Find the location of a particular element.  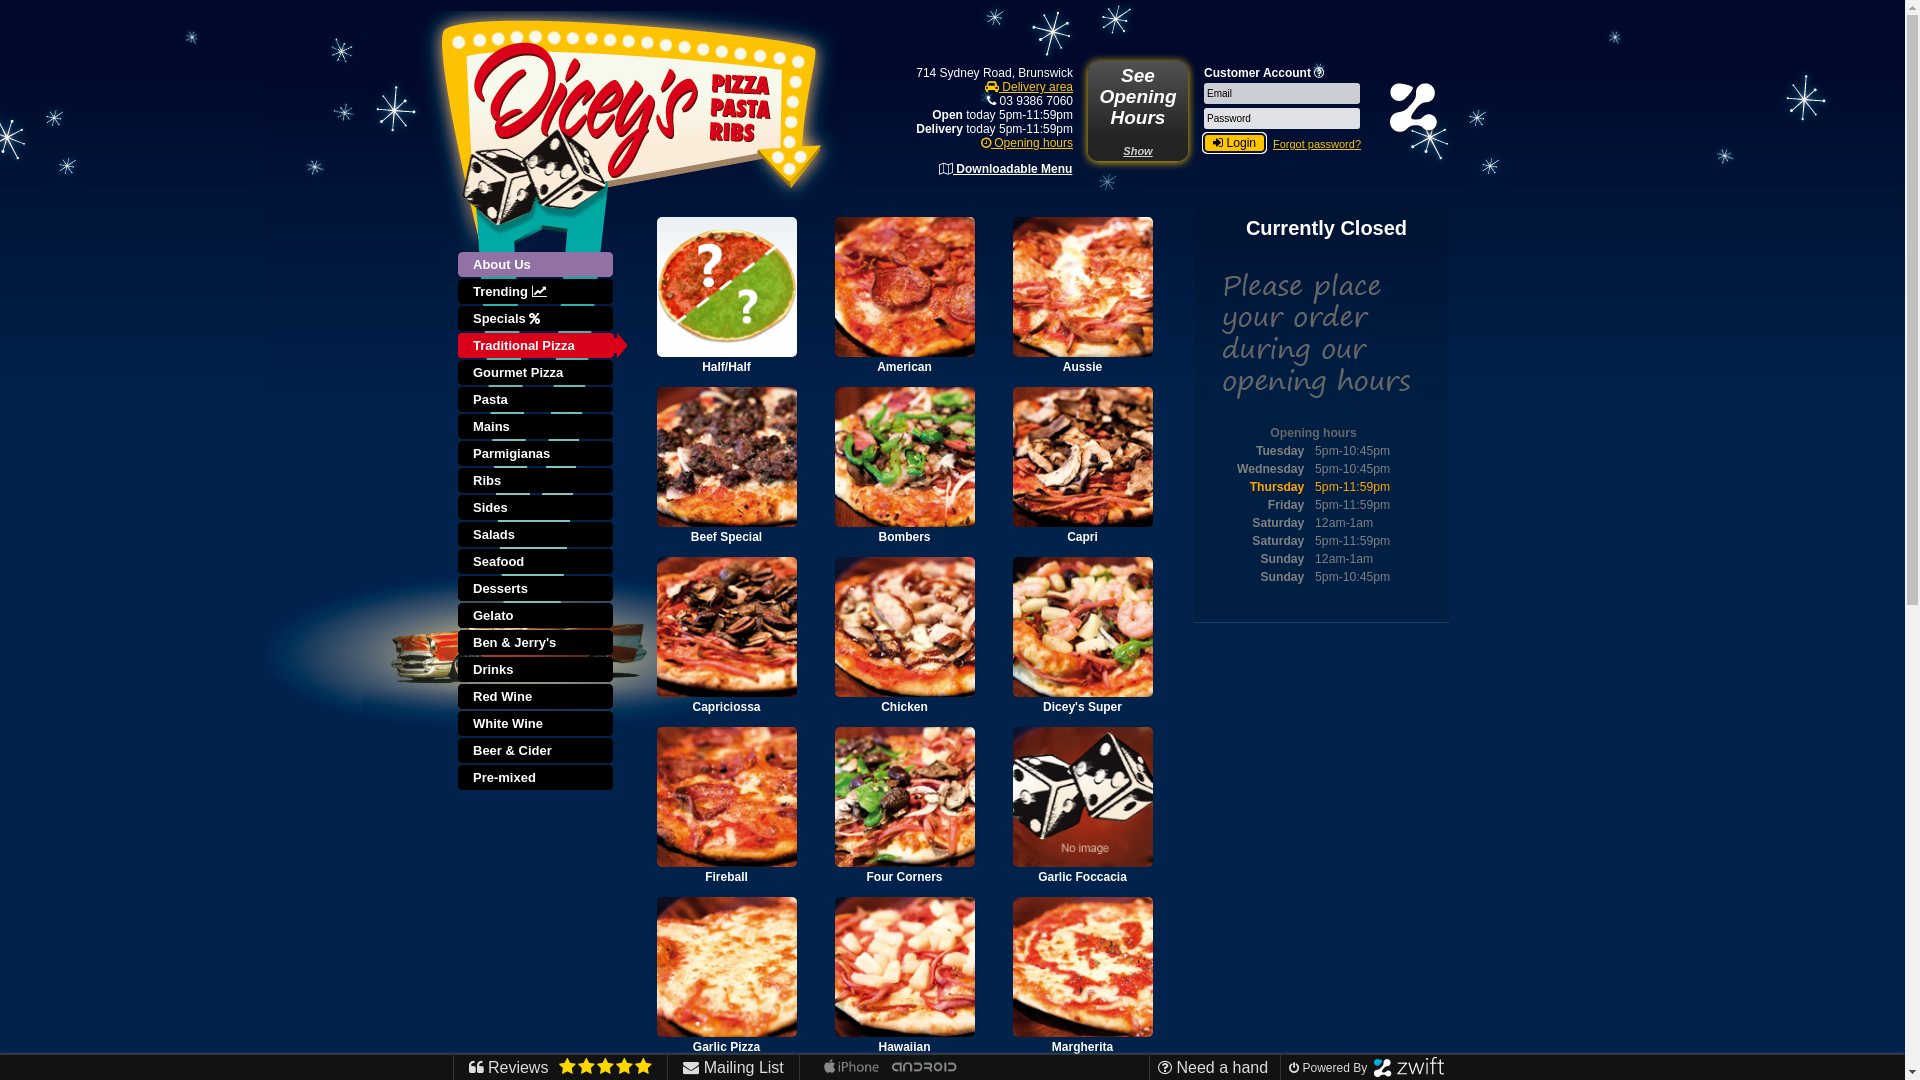

'Pre-mixed' is located at coordinates (537, 777).